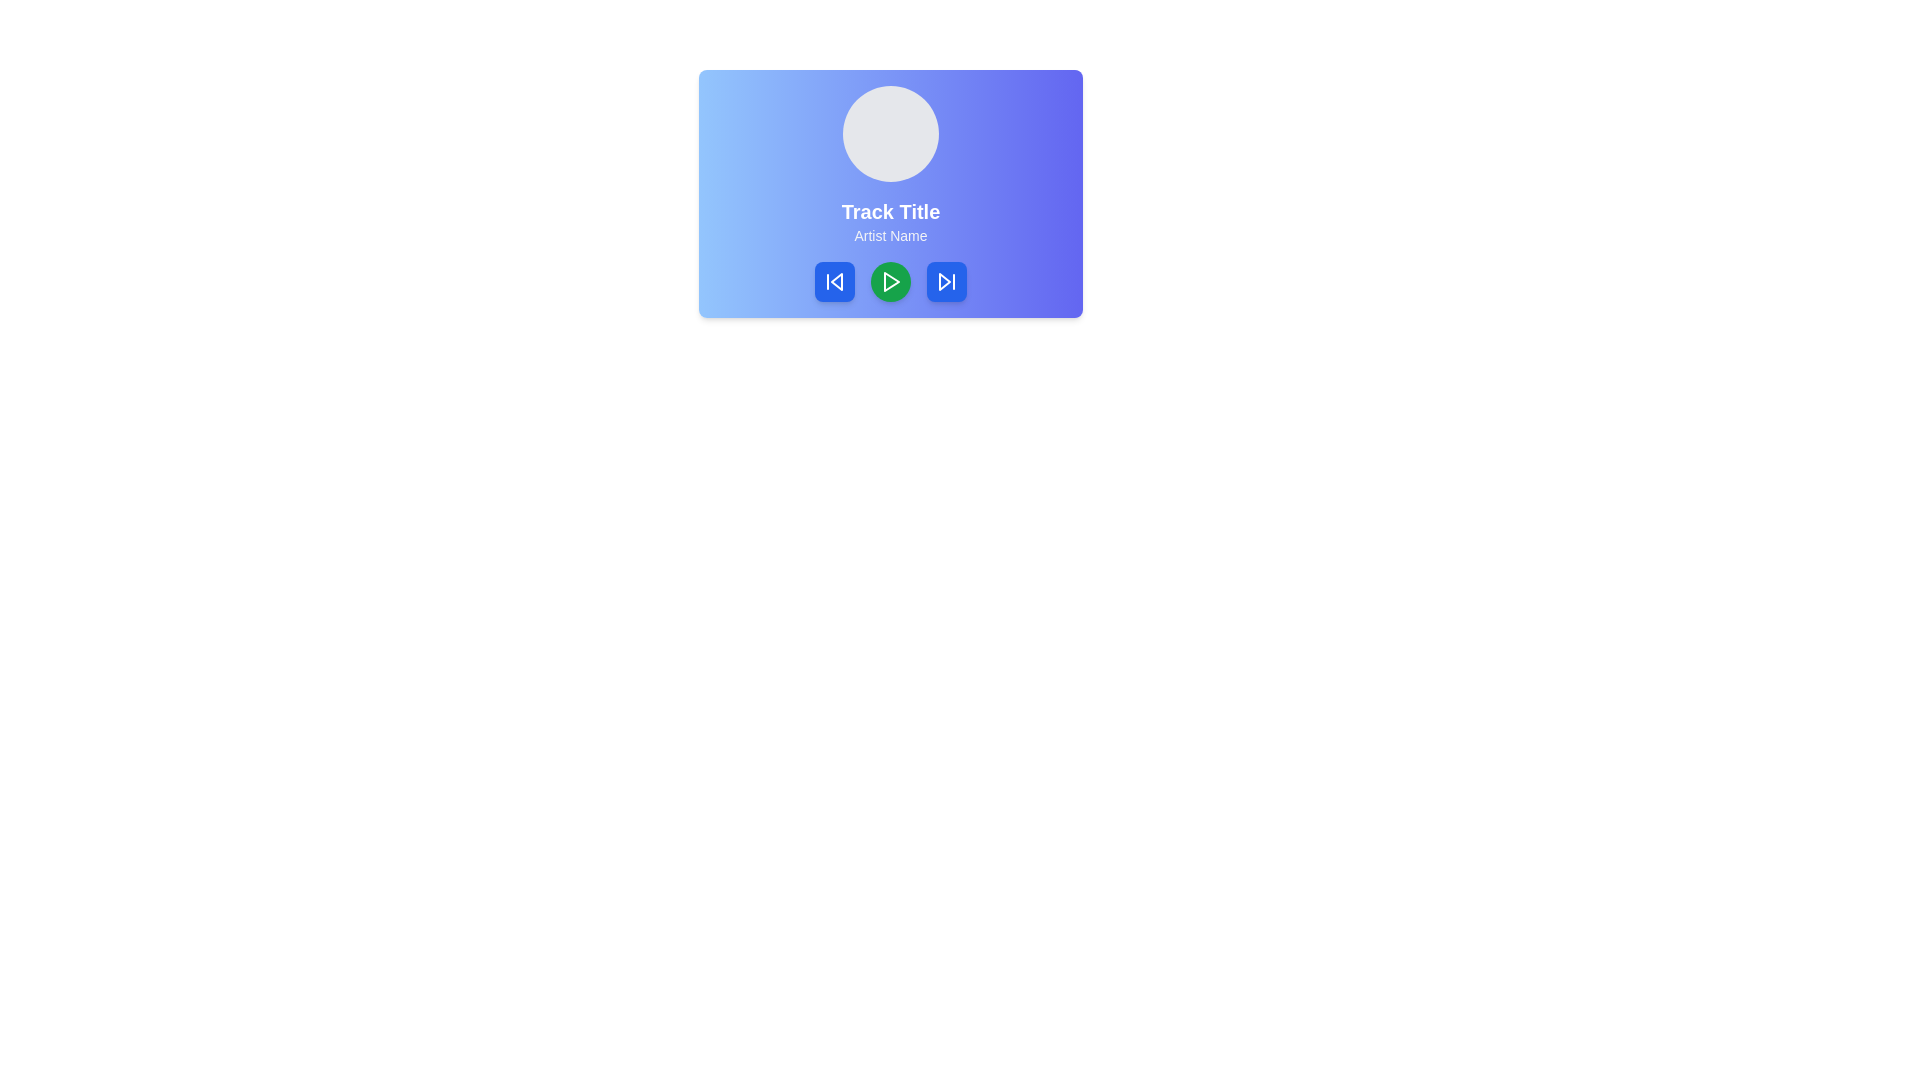  Describe the element at coordinates (836, 281) in the screenshot. I see `the 'previous' button, which is the second button` at that location.